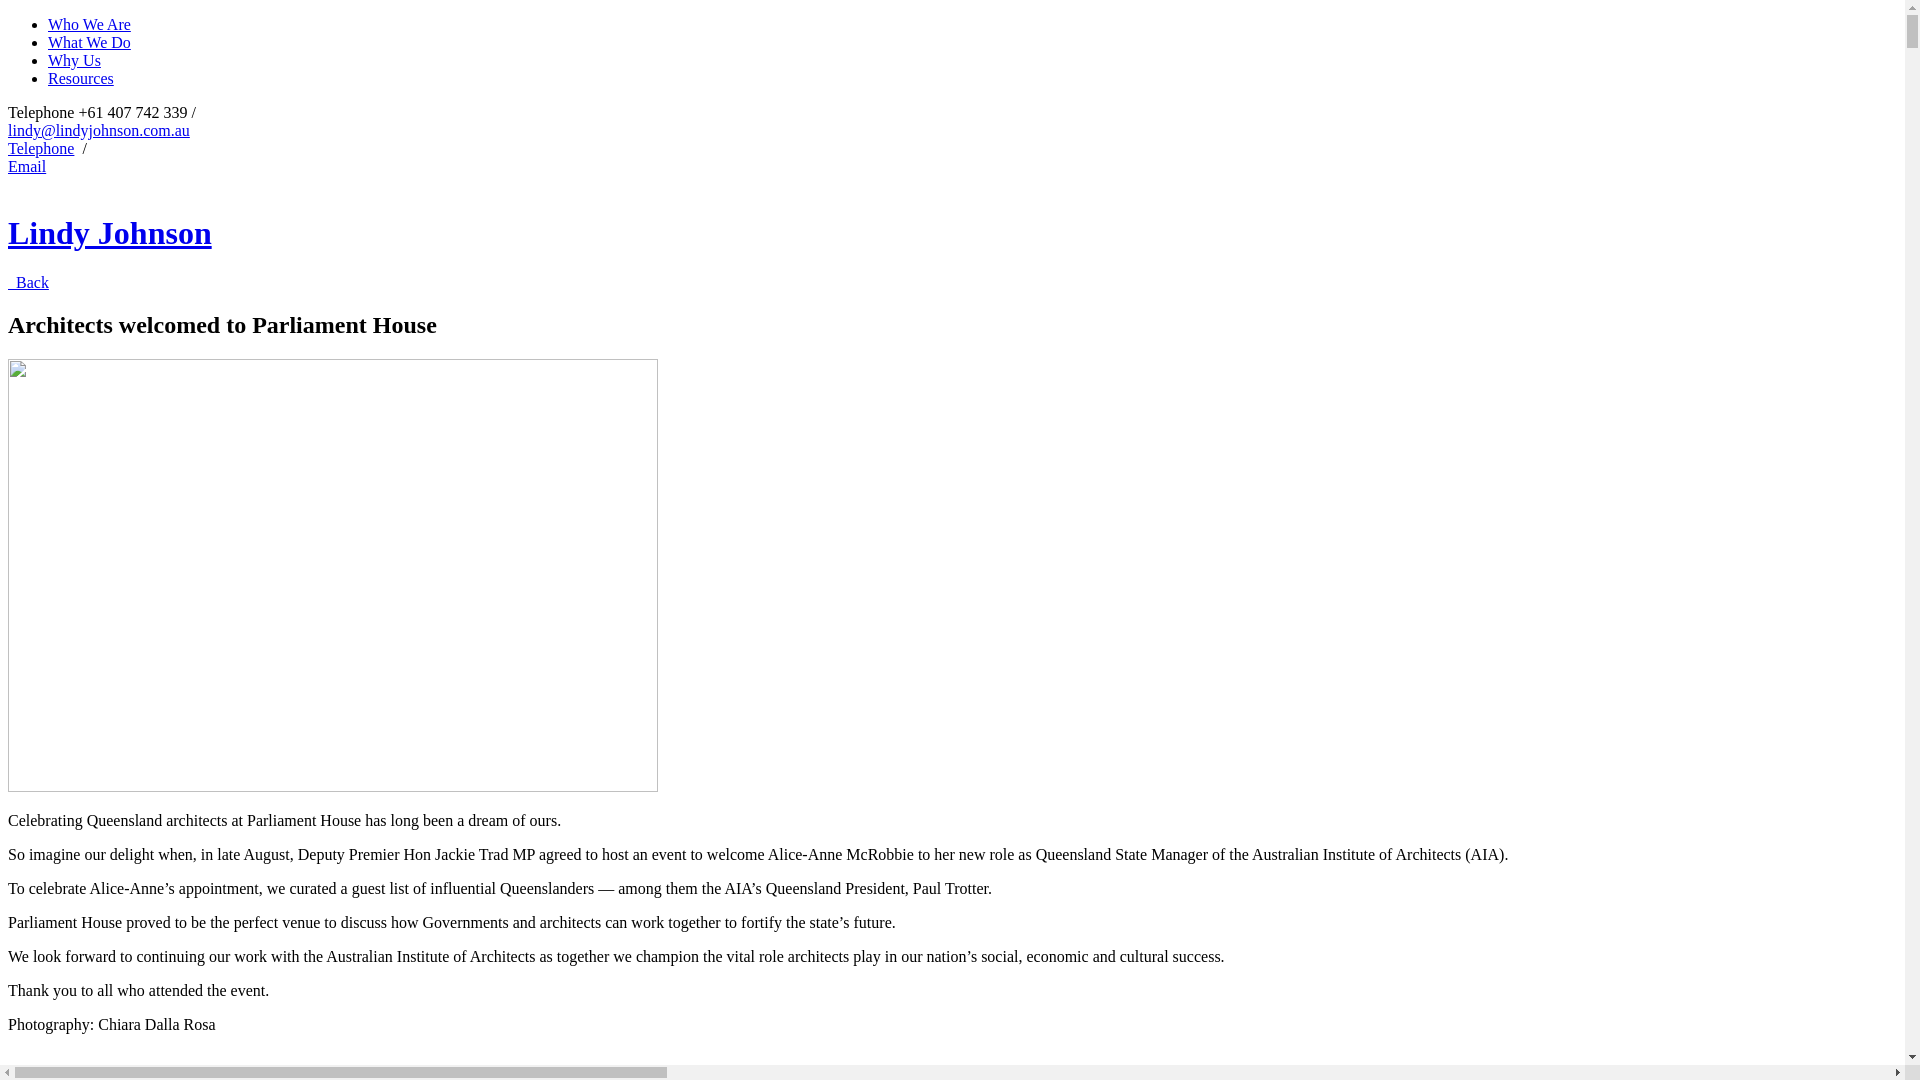 This screenshot has height=1080, width=1920. Describe the element at coordinates (74, 59) in the screenshot. I see `'Why Us'` at that location.